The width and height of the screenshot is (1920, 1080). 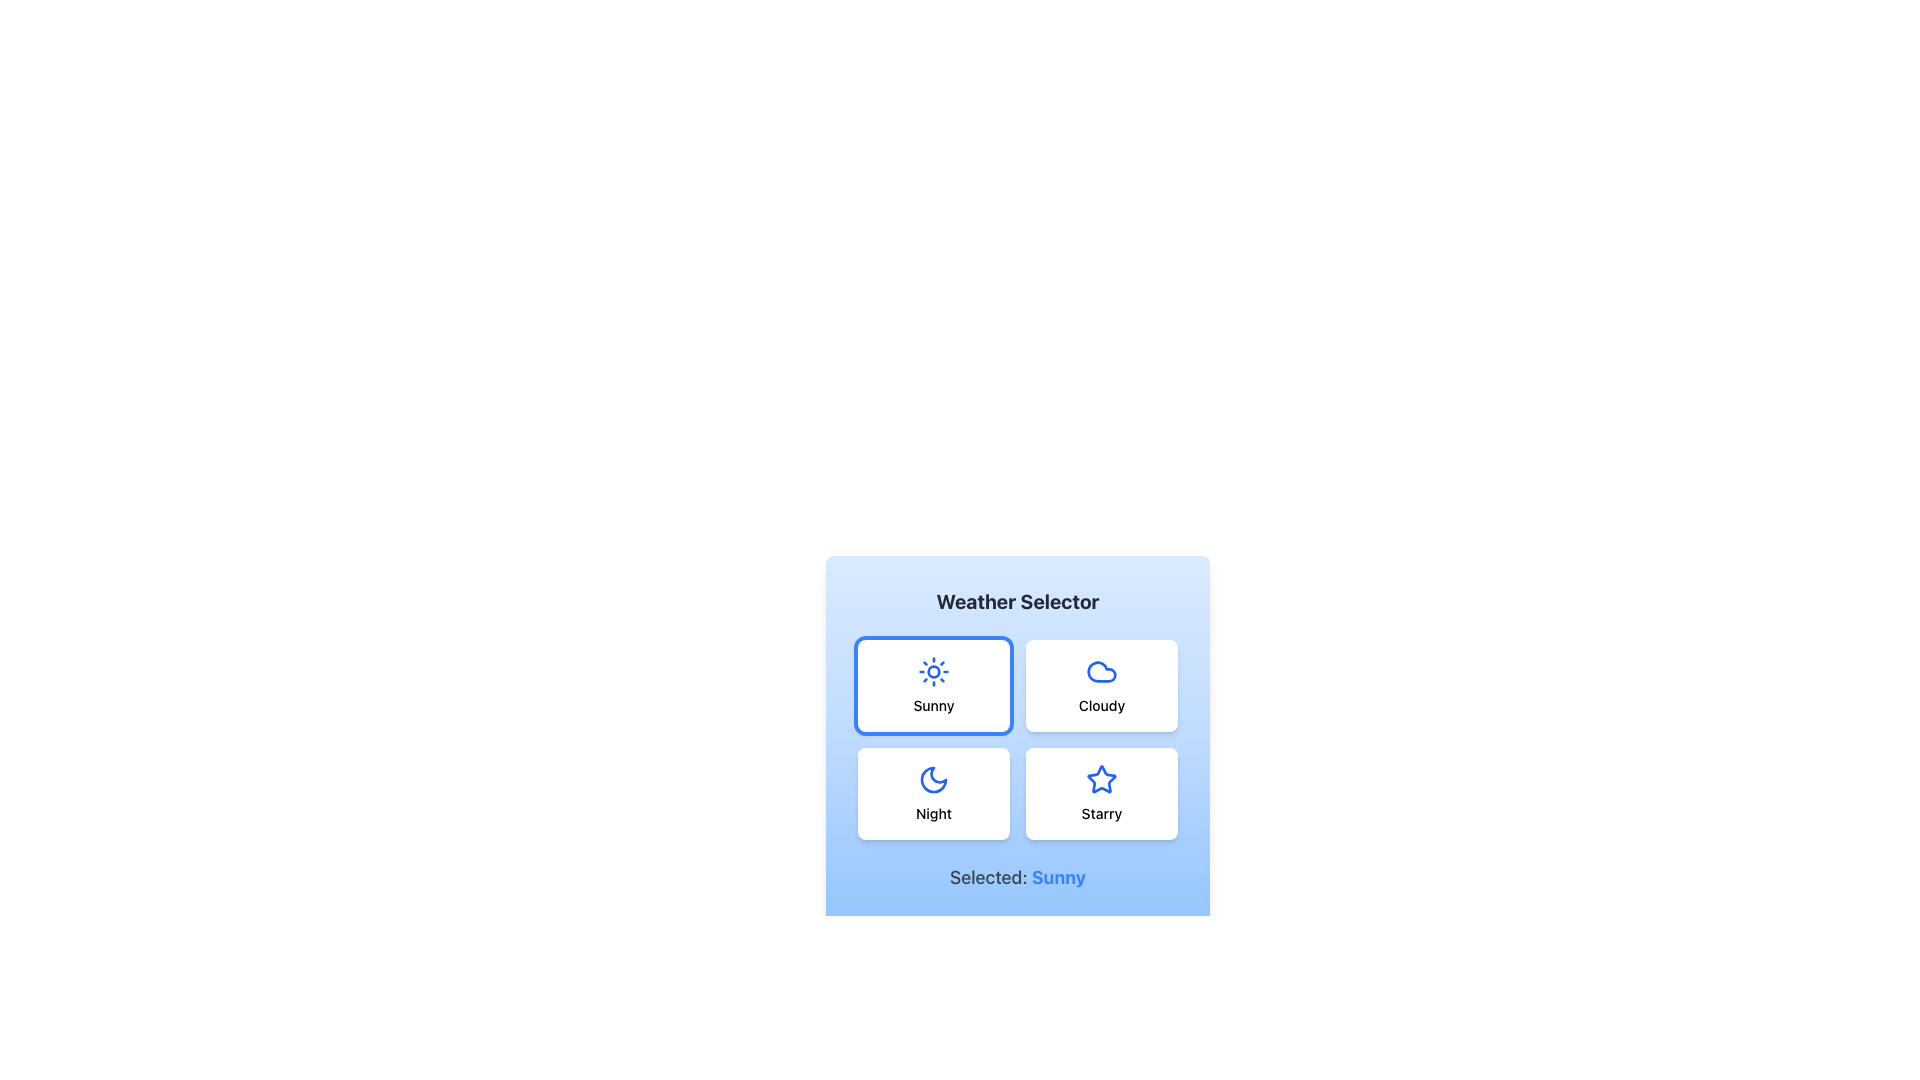 I want to click on the 'Sunny' weather selection button located in the upper-left corner of the 'Weather Selector' section, so click(x=933, y=685).